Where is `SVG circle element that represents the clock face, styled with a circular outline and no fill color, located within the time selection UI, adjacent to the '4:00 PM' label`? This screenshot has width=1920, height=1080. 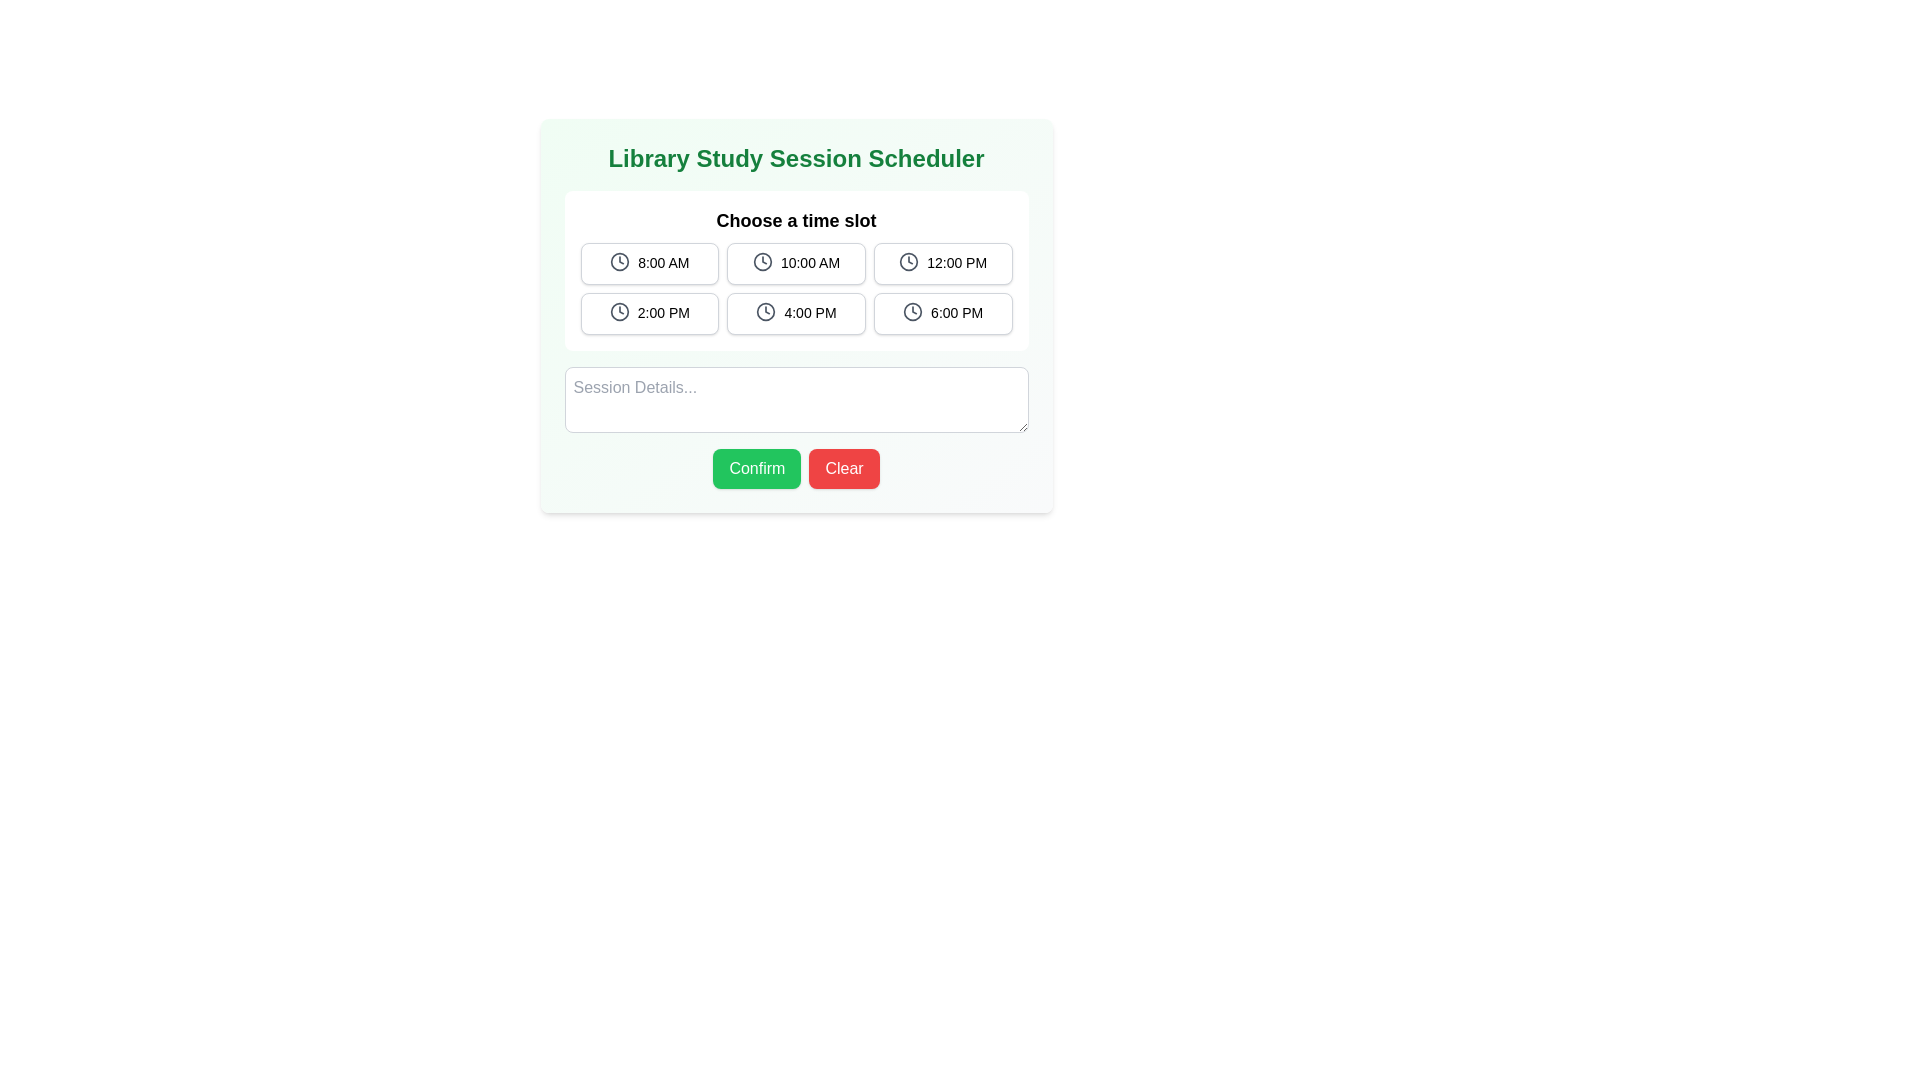
SVG circle element that represents the clock face, styled with a circular outline and no fill color, located within the time selection UI, adjacent to the '4:00 PM' label is located at coordinates (765, 312).